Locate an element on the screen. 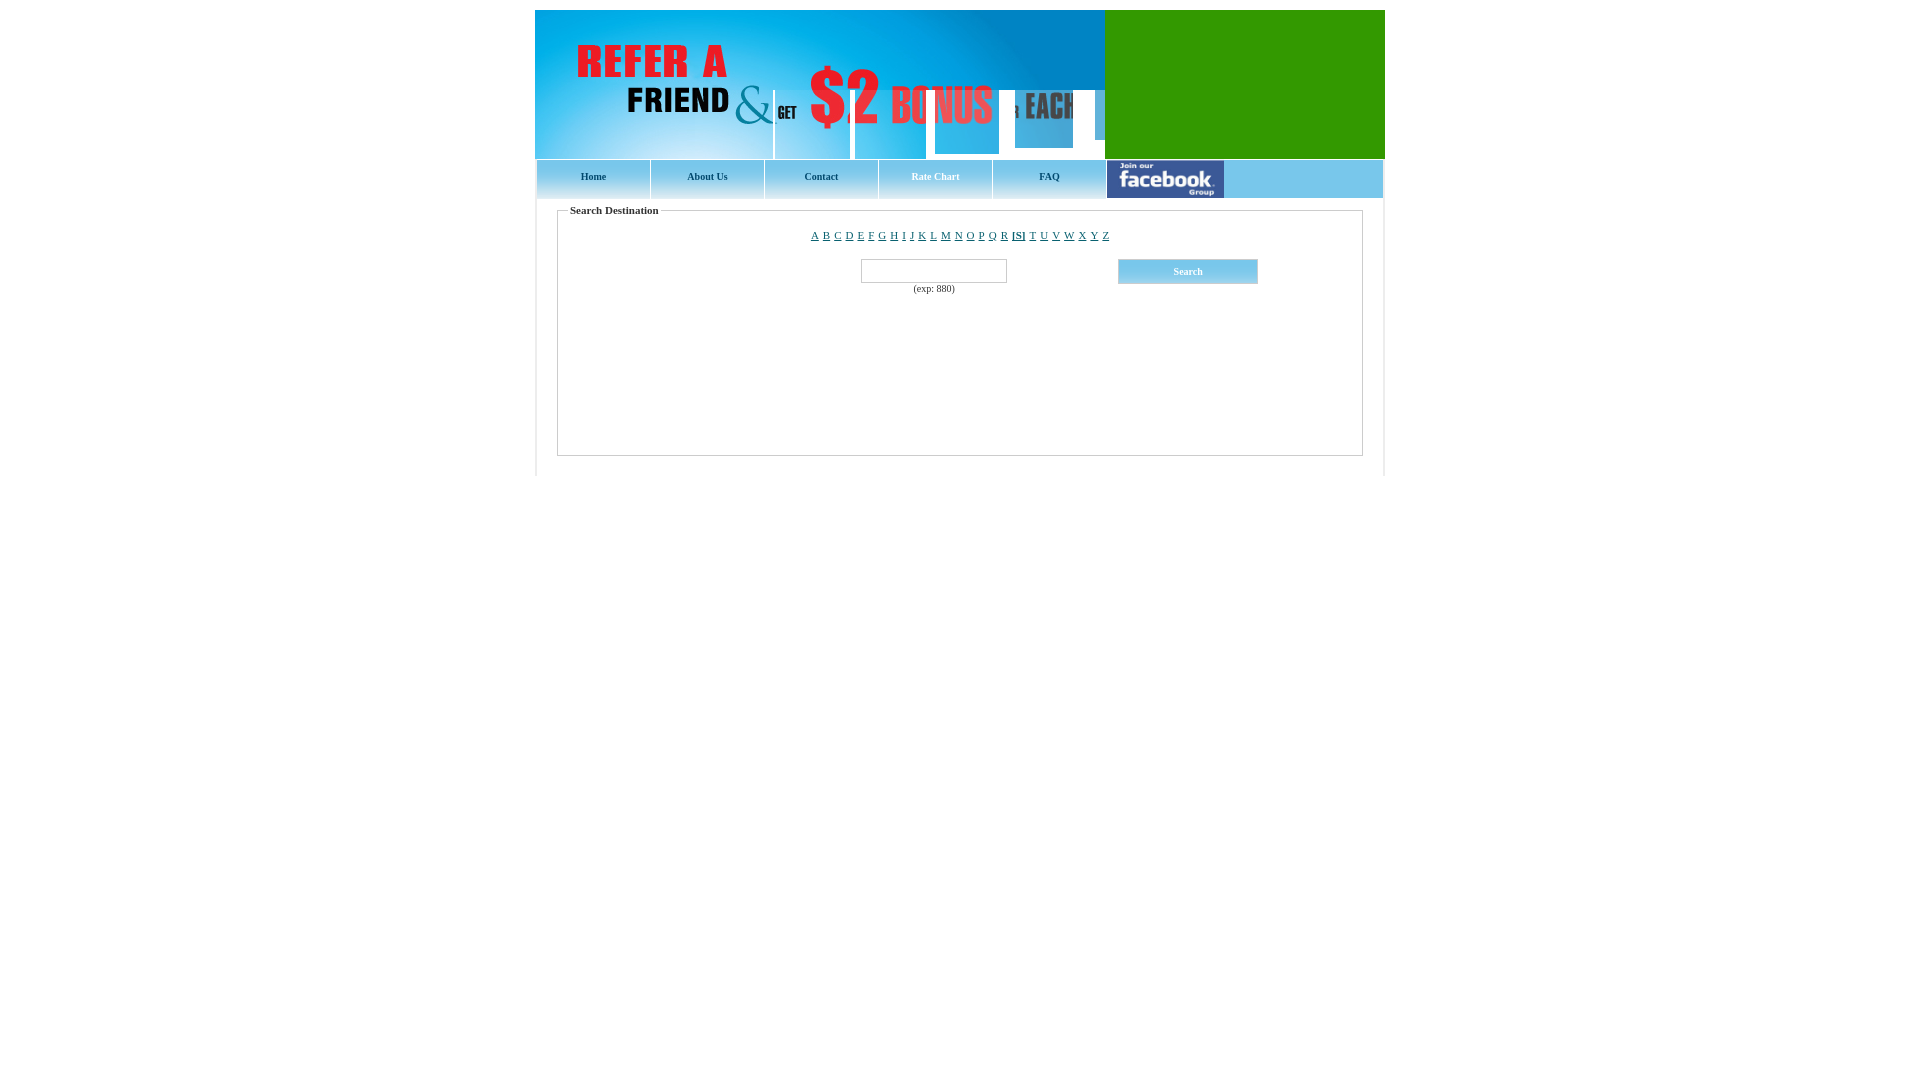 The image size is (1920, 1080). 'C' is located at coordinates (837, 234).